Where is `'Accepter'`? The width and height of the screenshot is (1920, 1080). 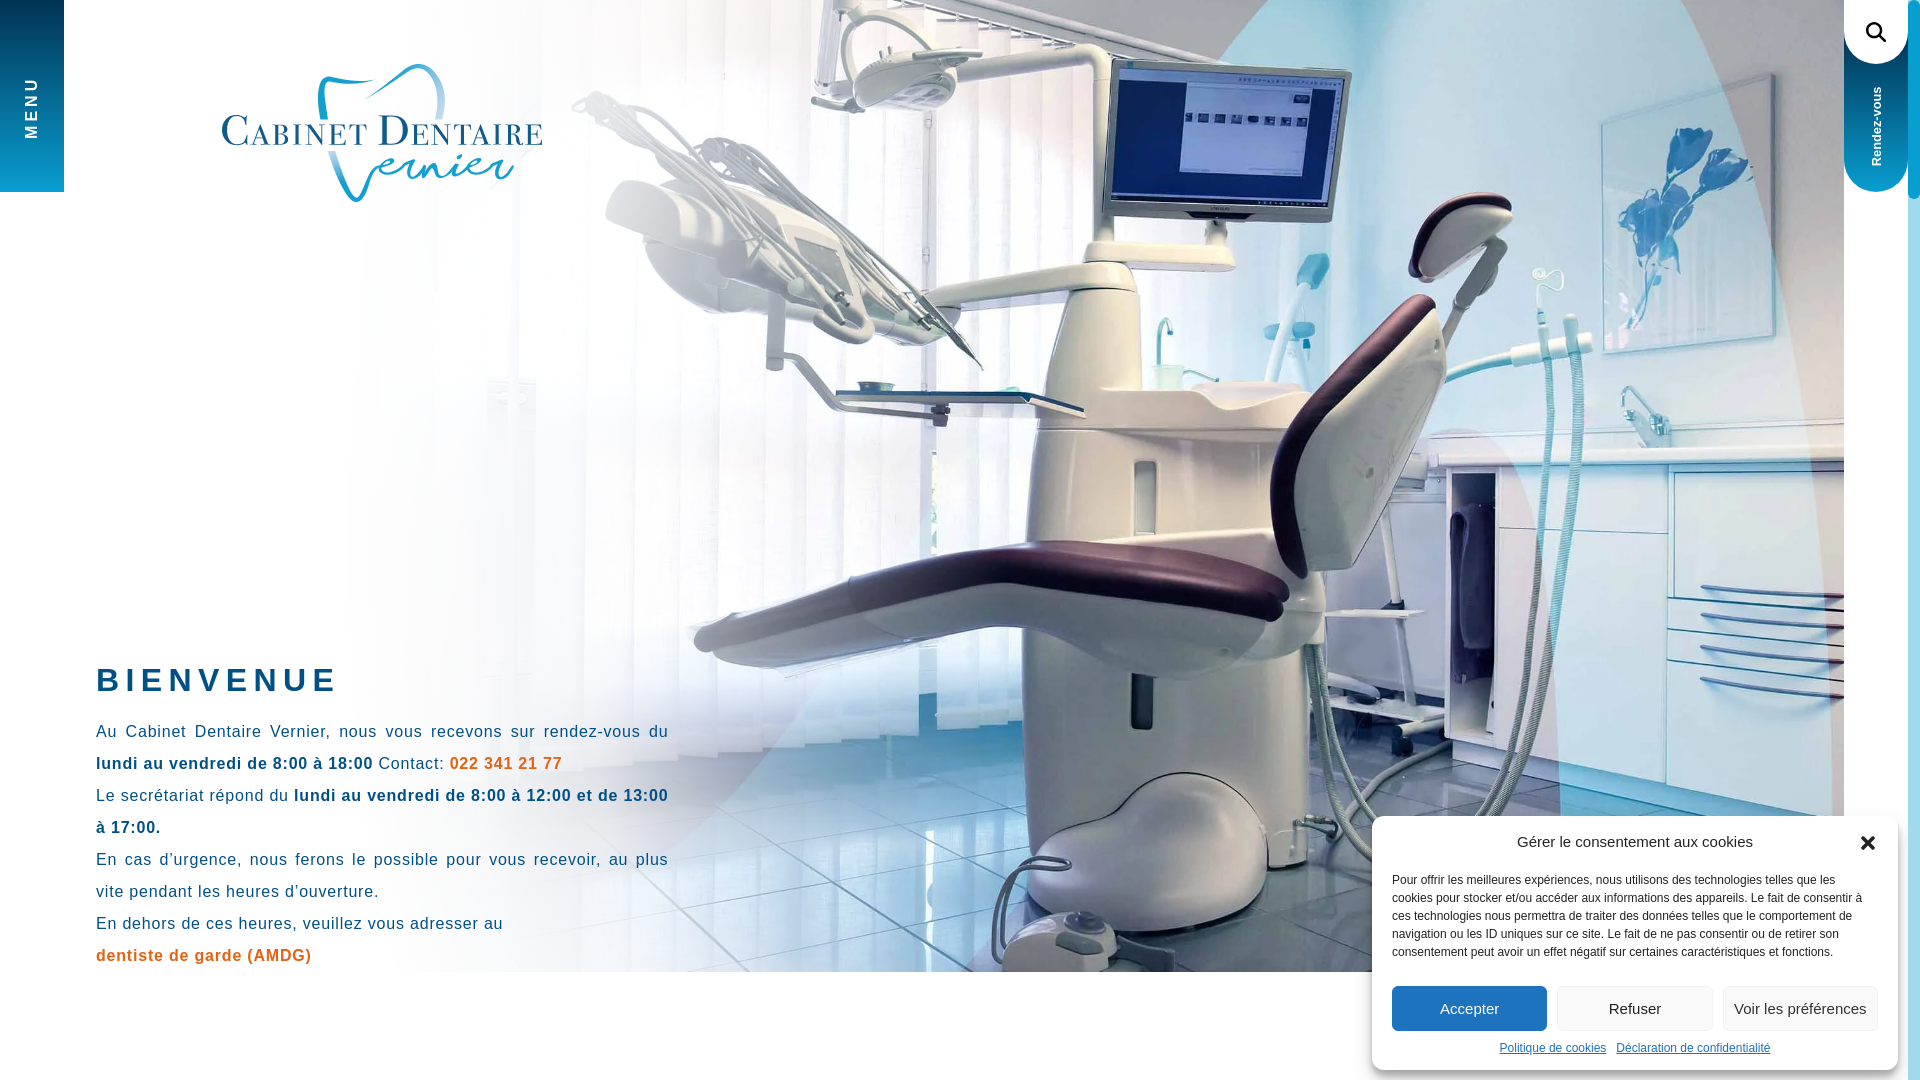 'Accepter' is located at coordinates (1469, 1008).